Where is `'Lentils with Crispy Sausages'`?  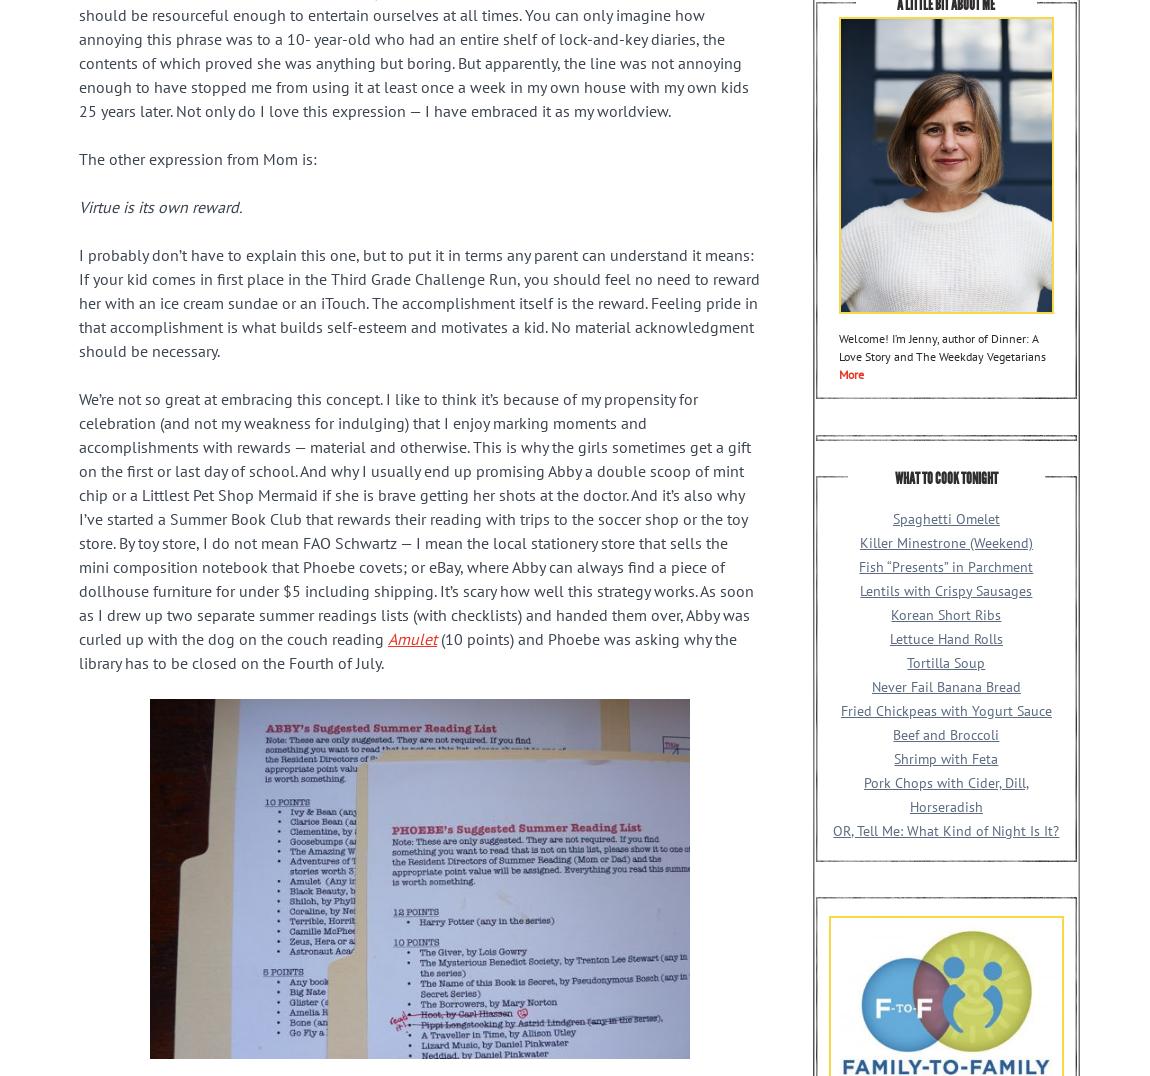 'Lentils with Crispy Sausages' is located at coordinates (945, 589).